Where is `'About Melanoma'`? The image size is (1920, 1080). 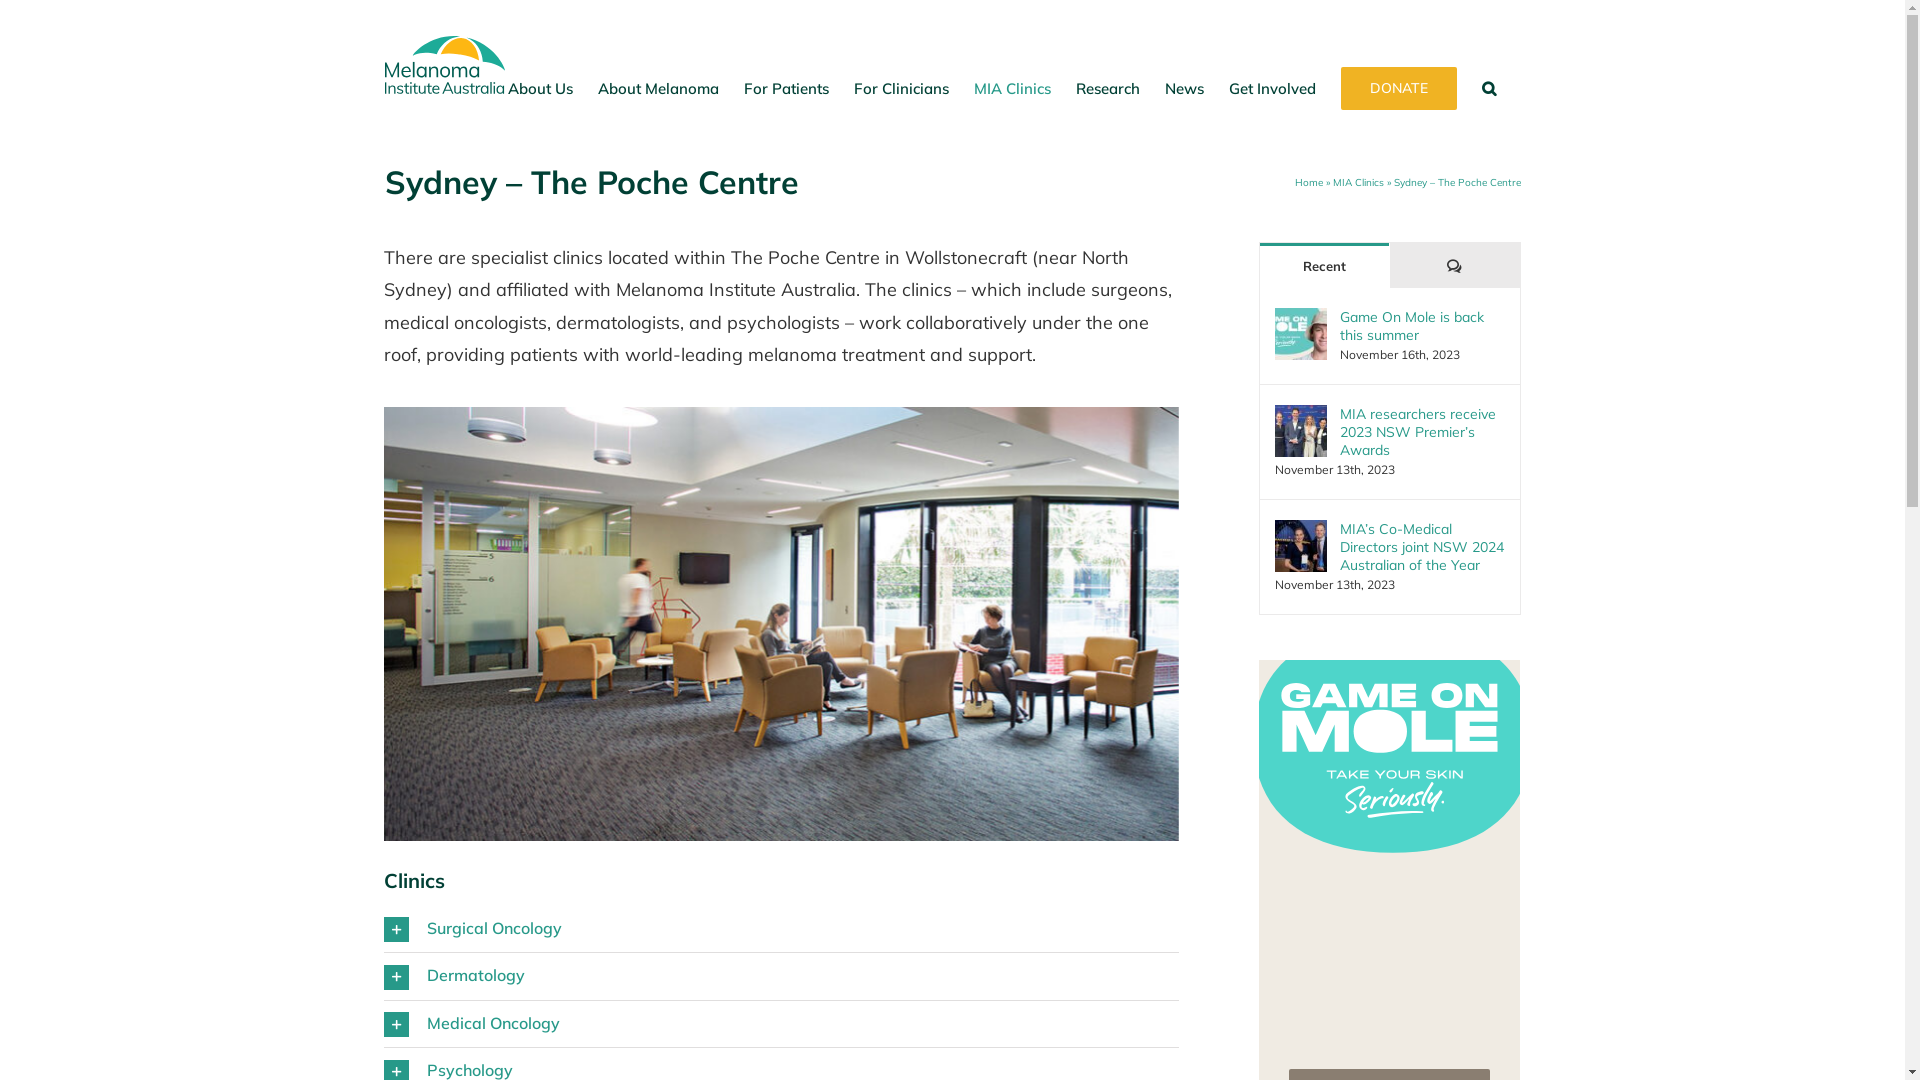
'About Melanoma' is located at coordinates (658, 87).